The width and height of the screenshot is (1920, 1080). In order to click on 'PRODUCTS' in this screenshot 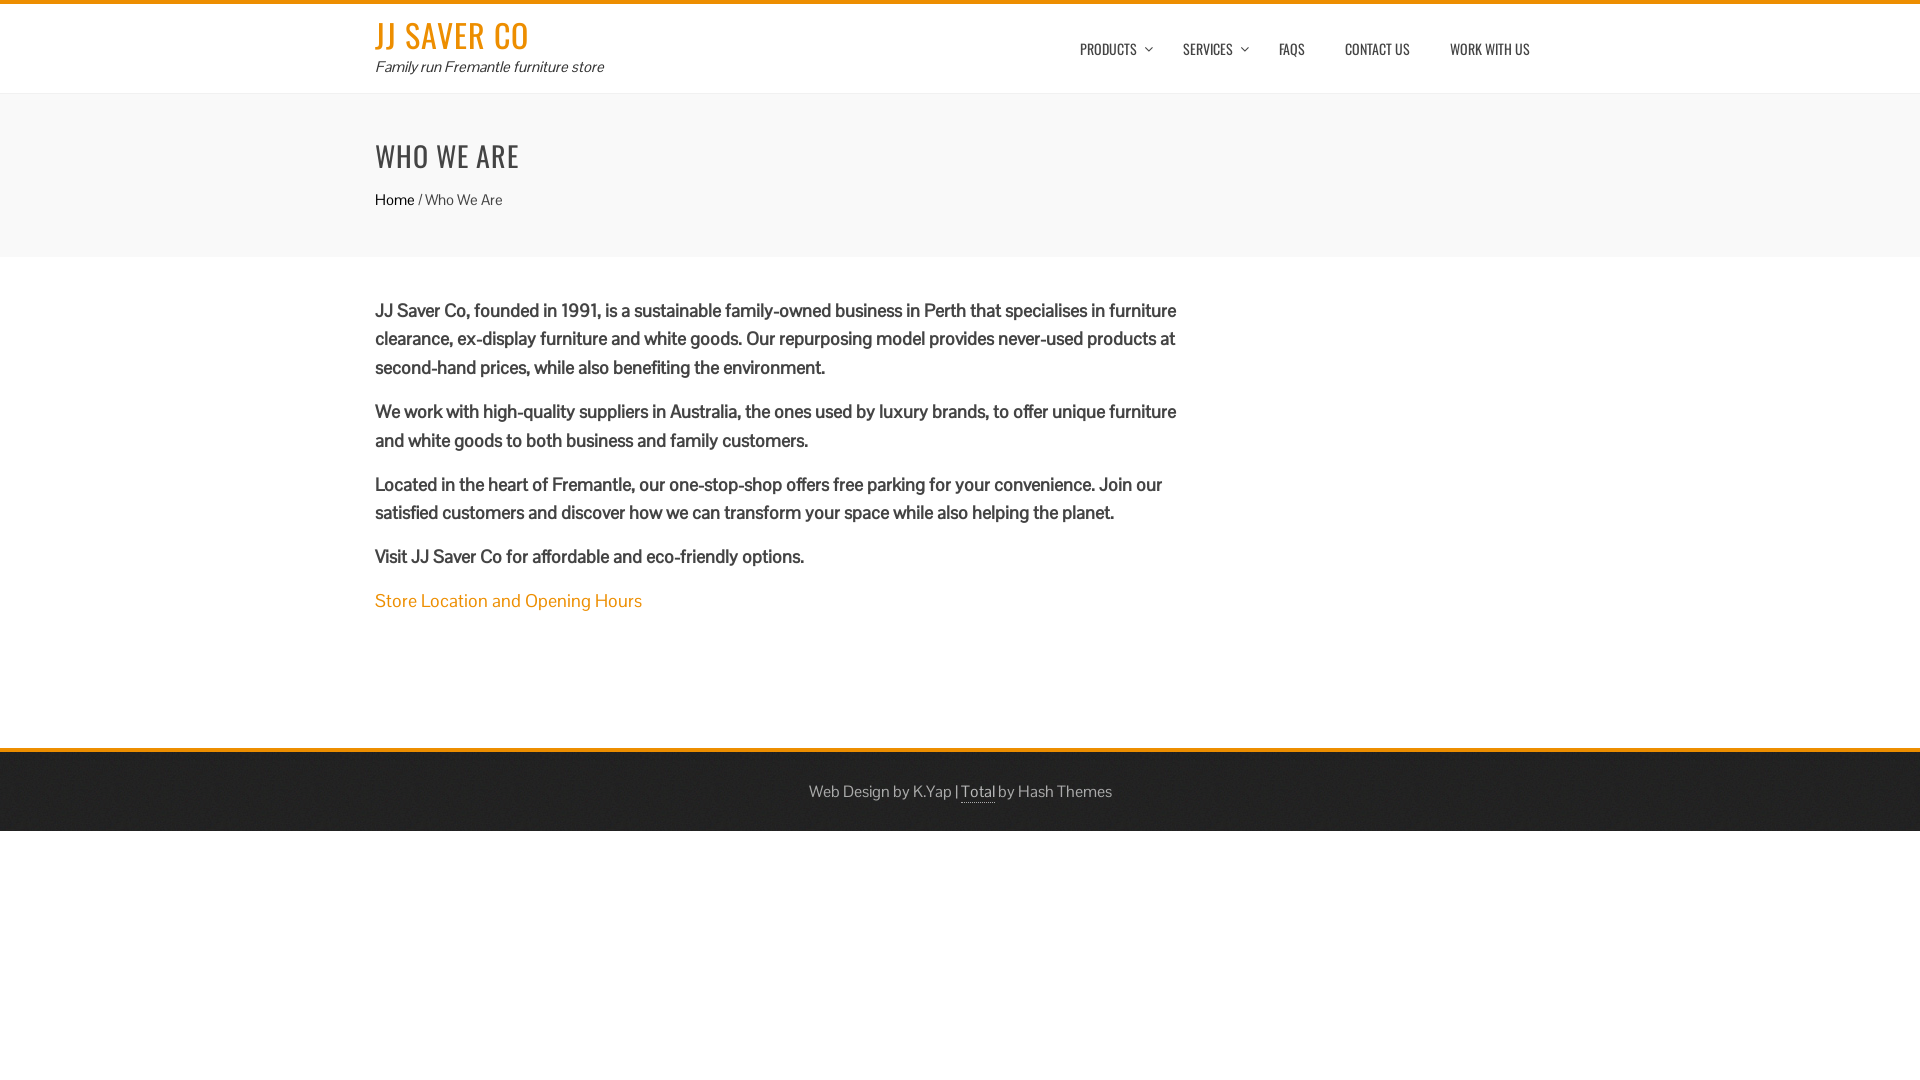, I will do `click(1110, 48)`.